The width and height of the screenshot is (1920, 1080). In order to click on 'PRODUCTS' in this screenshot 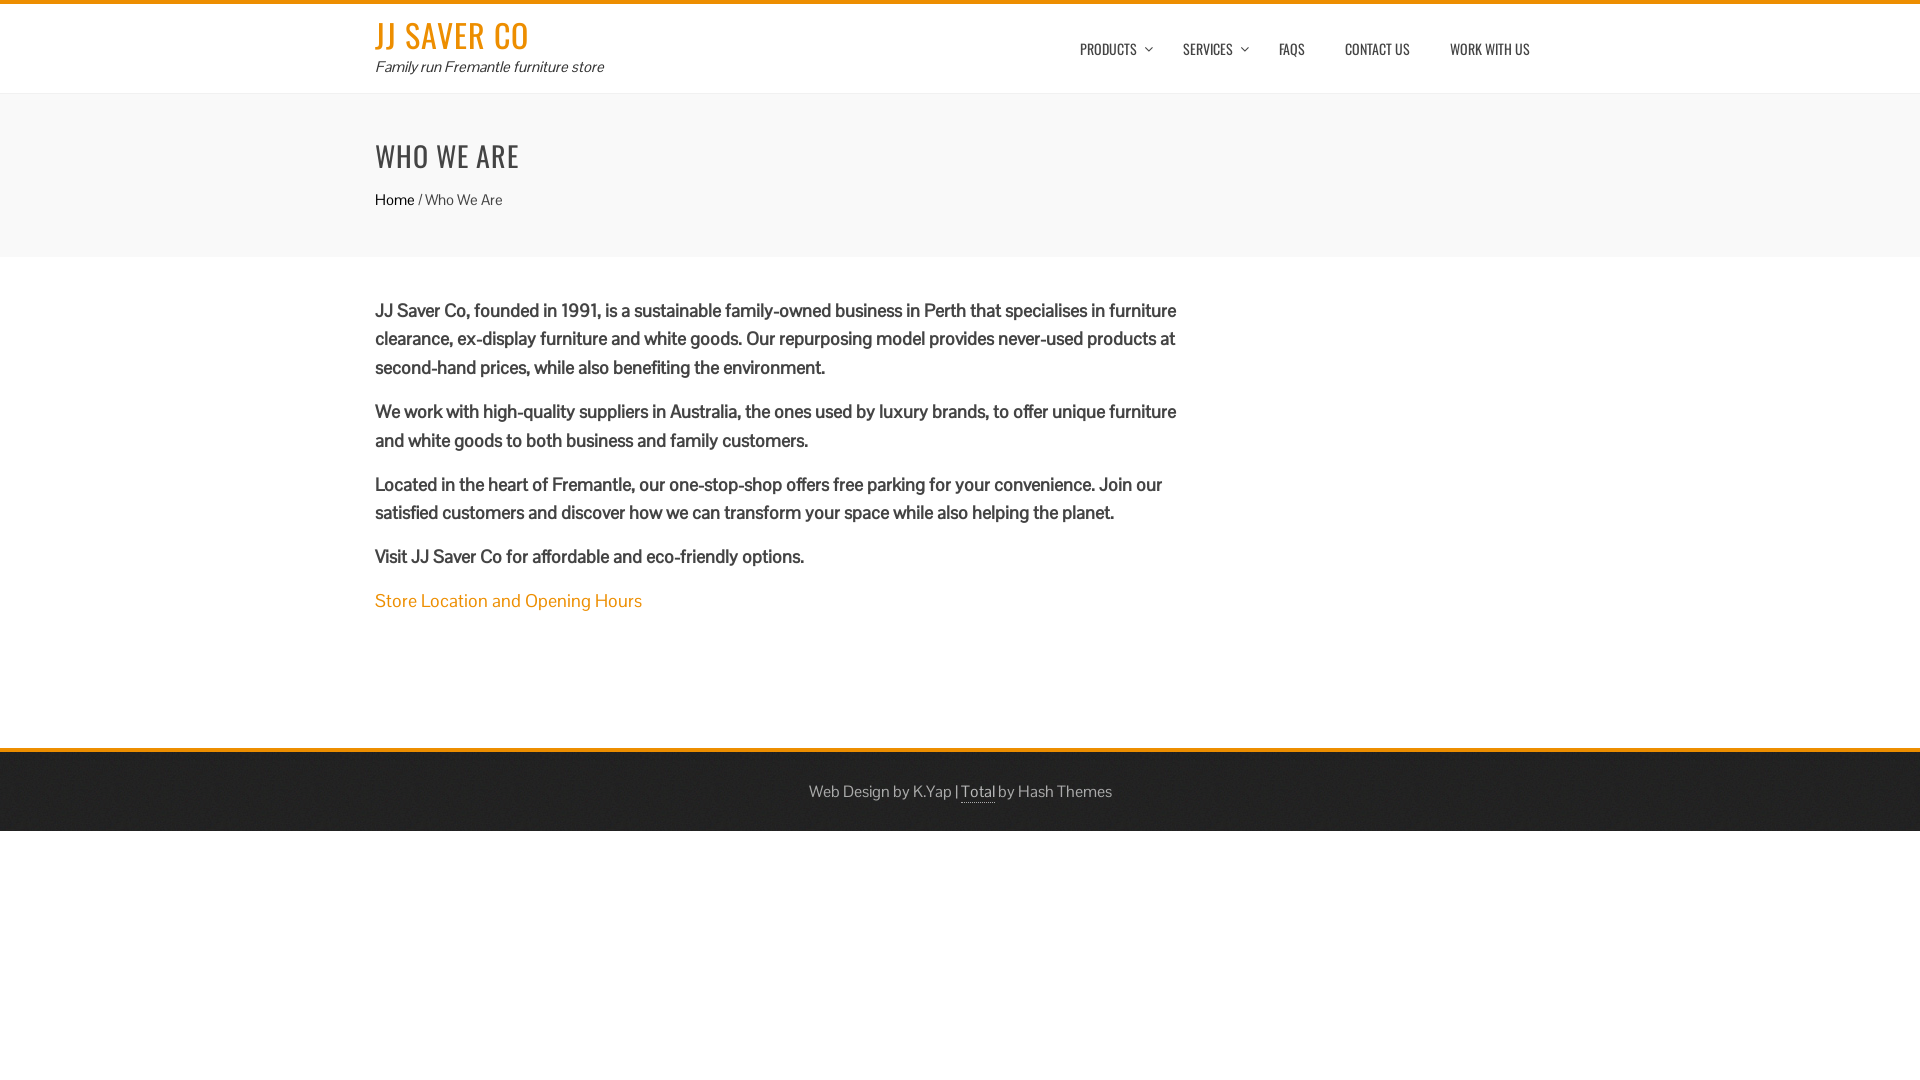, I will do `click(1110, 48)`.